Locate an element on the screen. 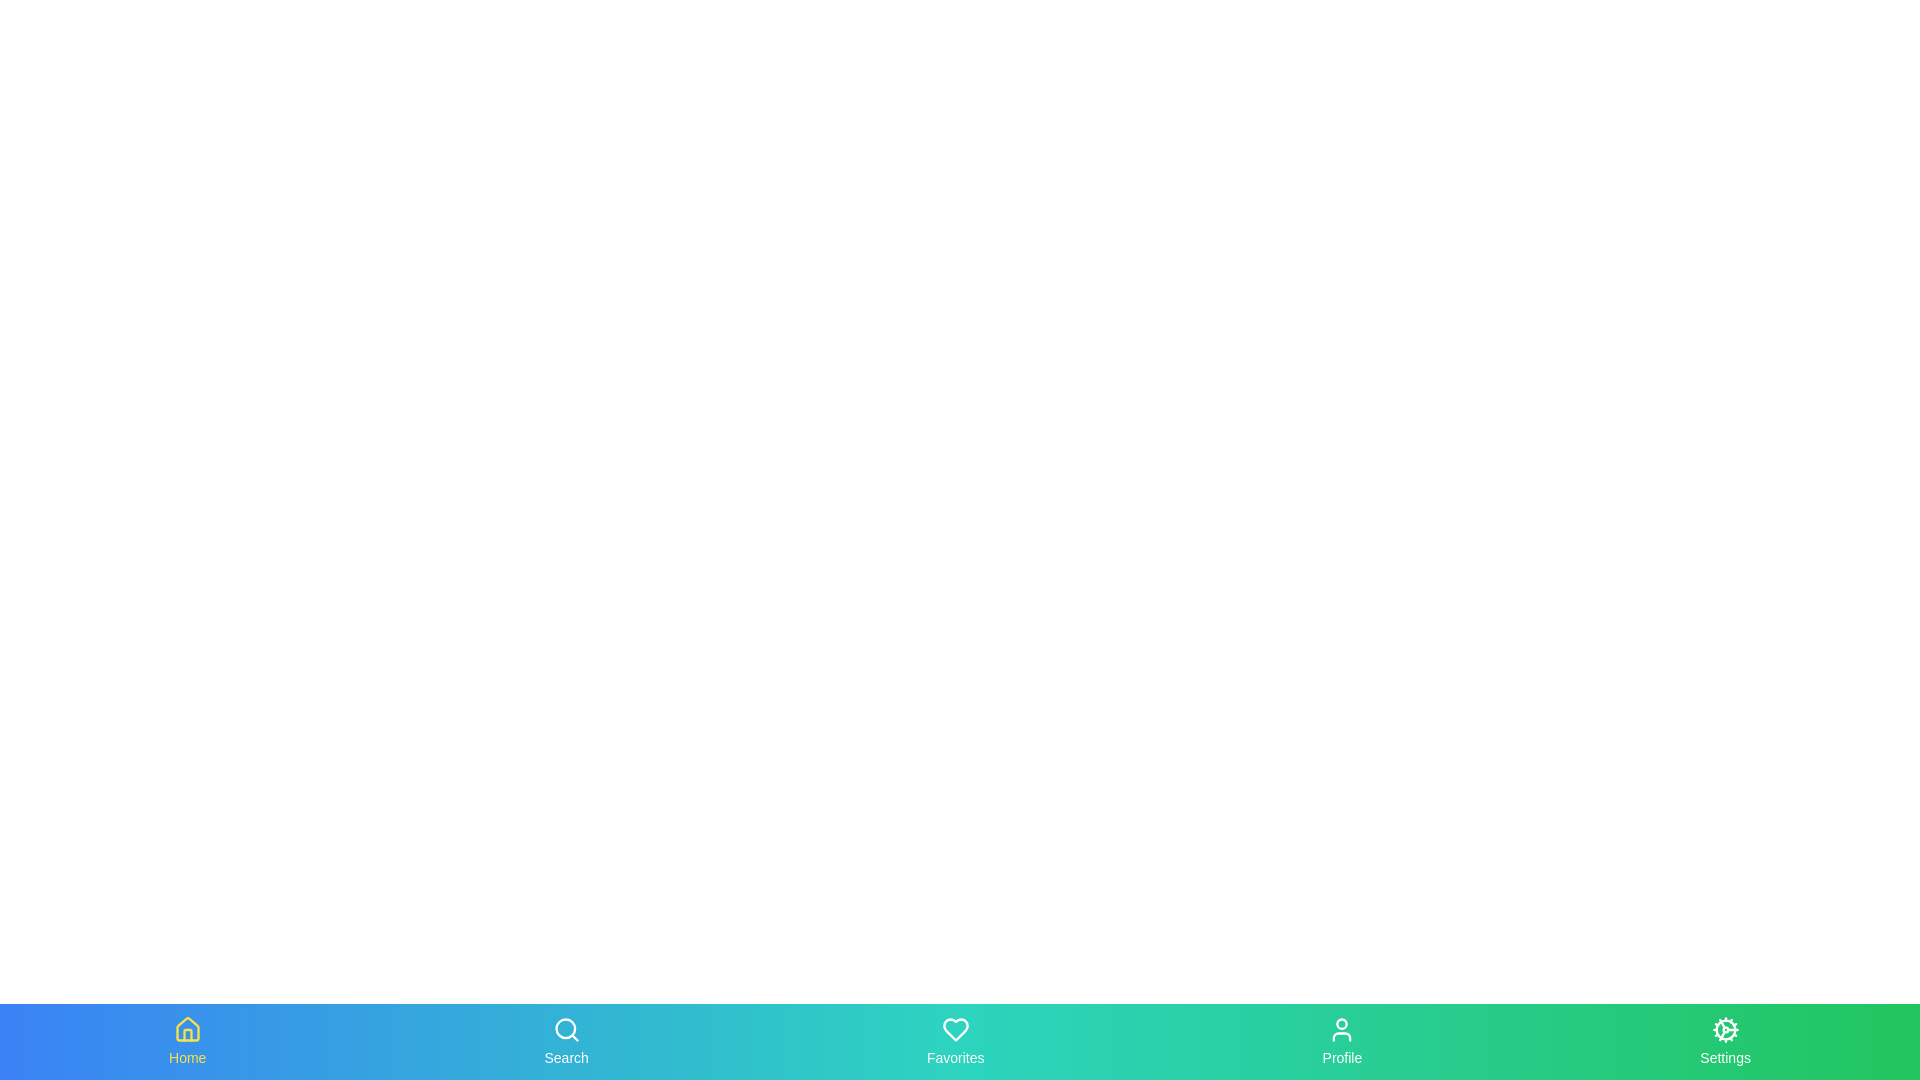 The height and width of the screenshot is (1080, 1920). the currently active tab, which is highlighted in yellow is located at coordinates (187, 1040).